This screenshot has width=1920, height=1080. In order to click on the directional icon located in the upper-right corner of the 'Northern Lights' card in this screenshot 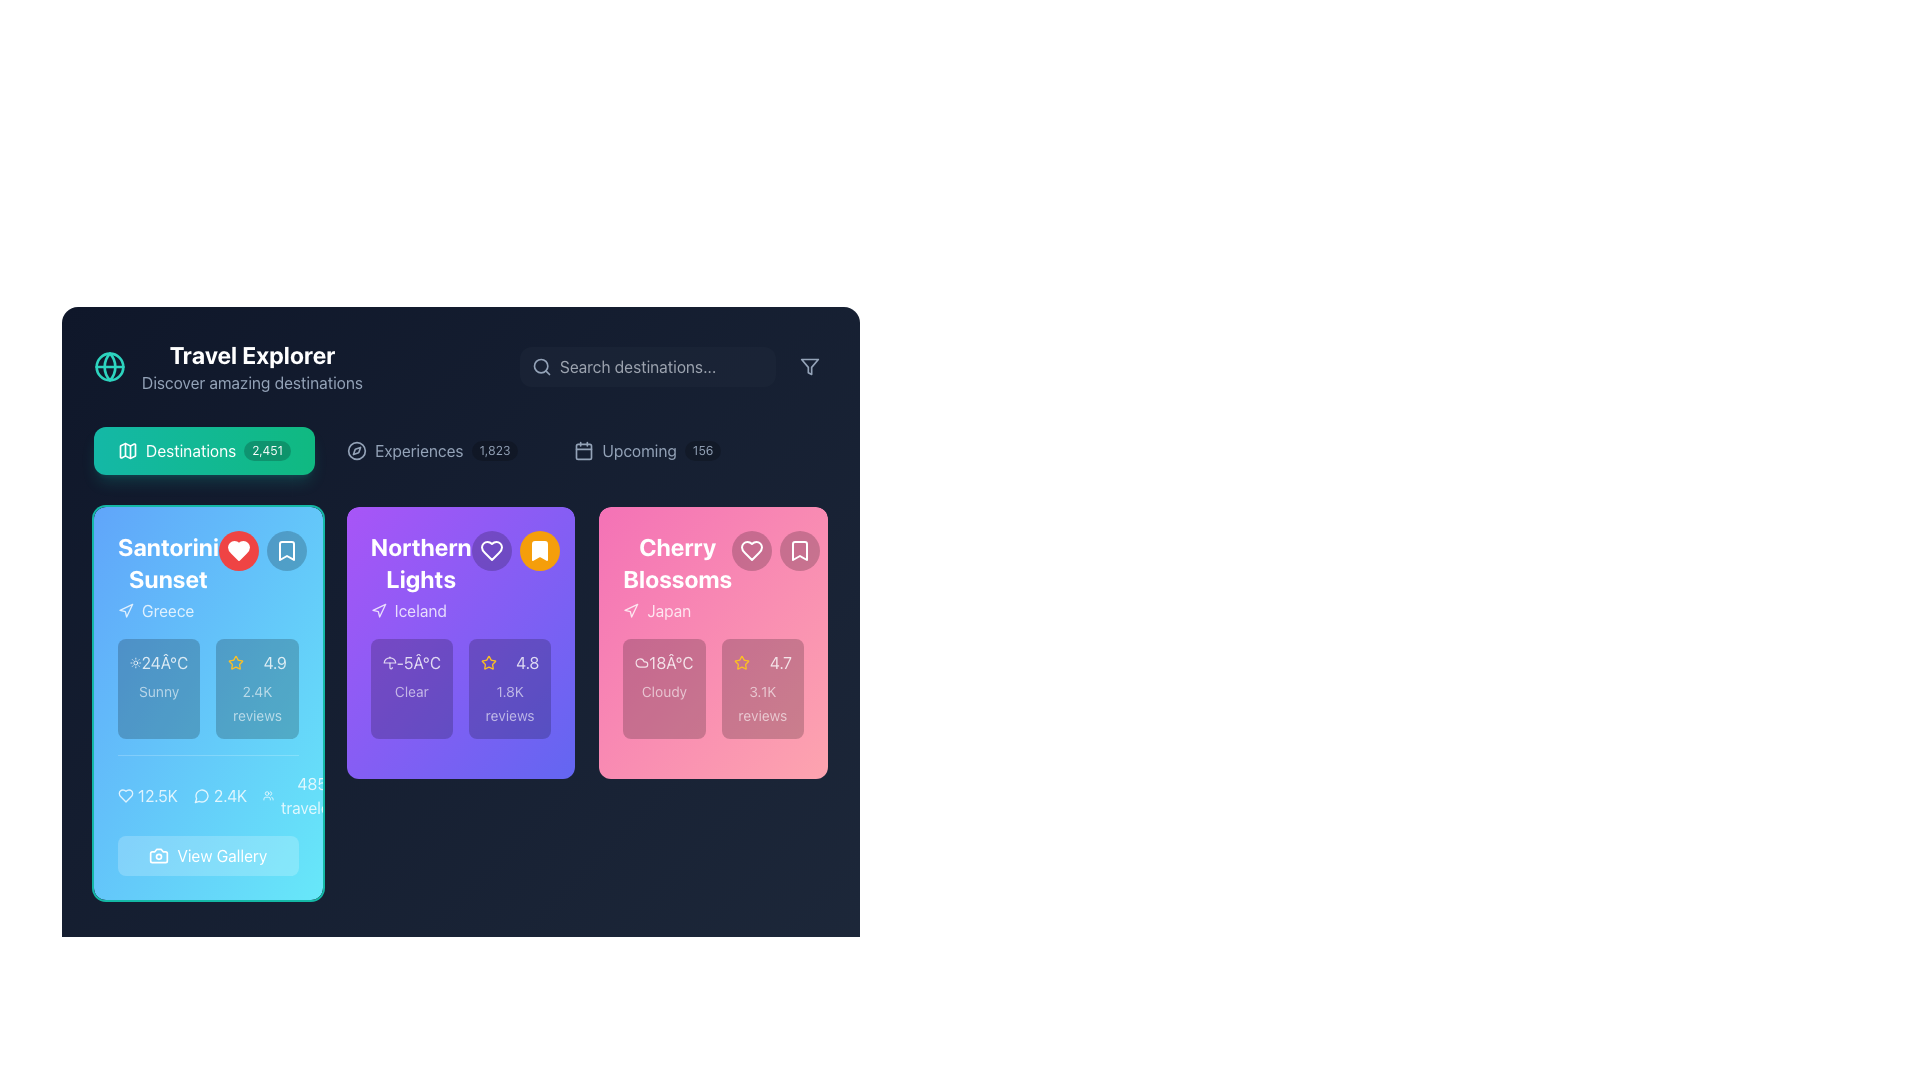, I will do `click(379, 609)`.